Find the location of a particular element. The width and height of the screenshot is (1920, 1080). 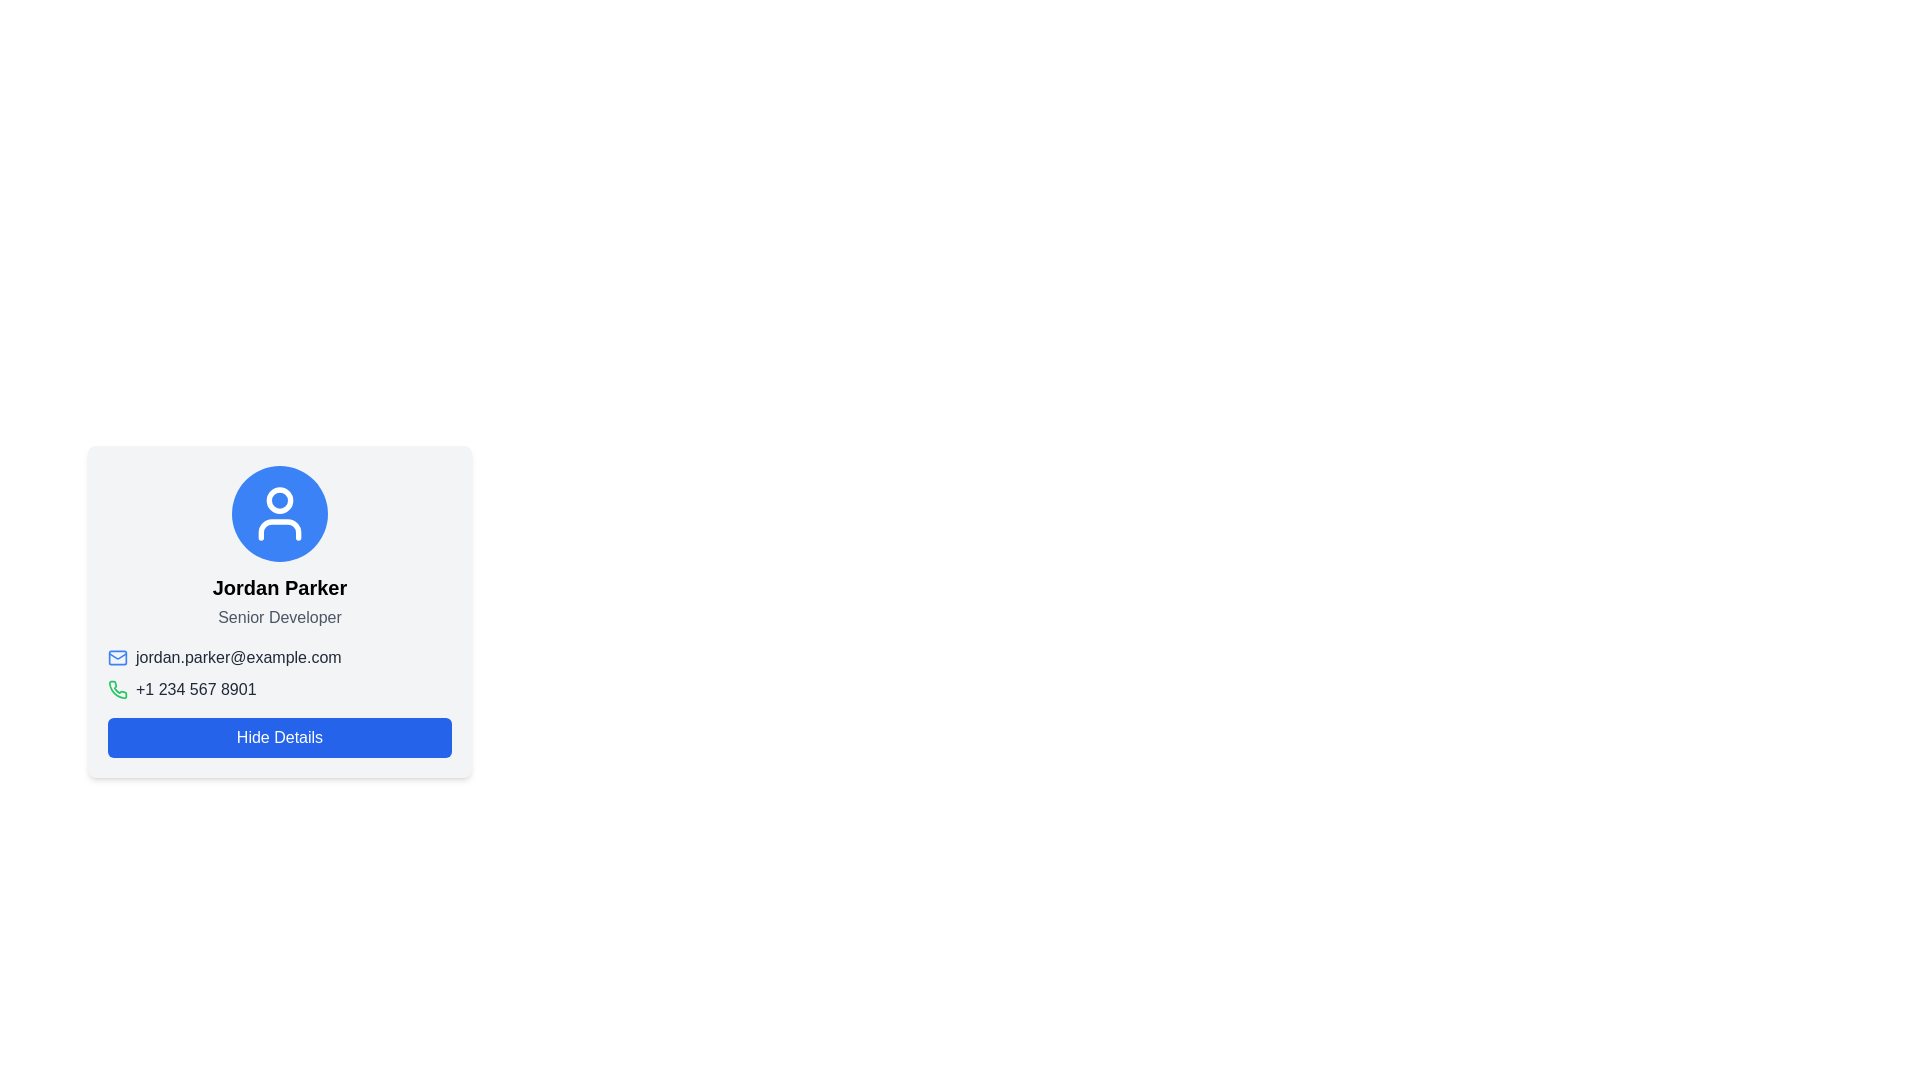

the lower part of the user avatar icon, which is part of a circular graphical representation at the top of the card is located at coordinates (278, 528).